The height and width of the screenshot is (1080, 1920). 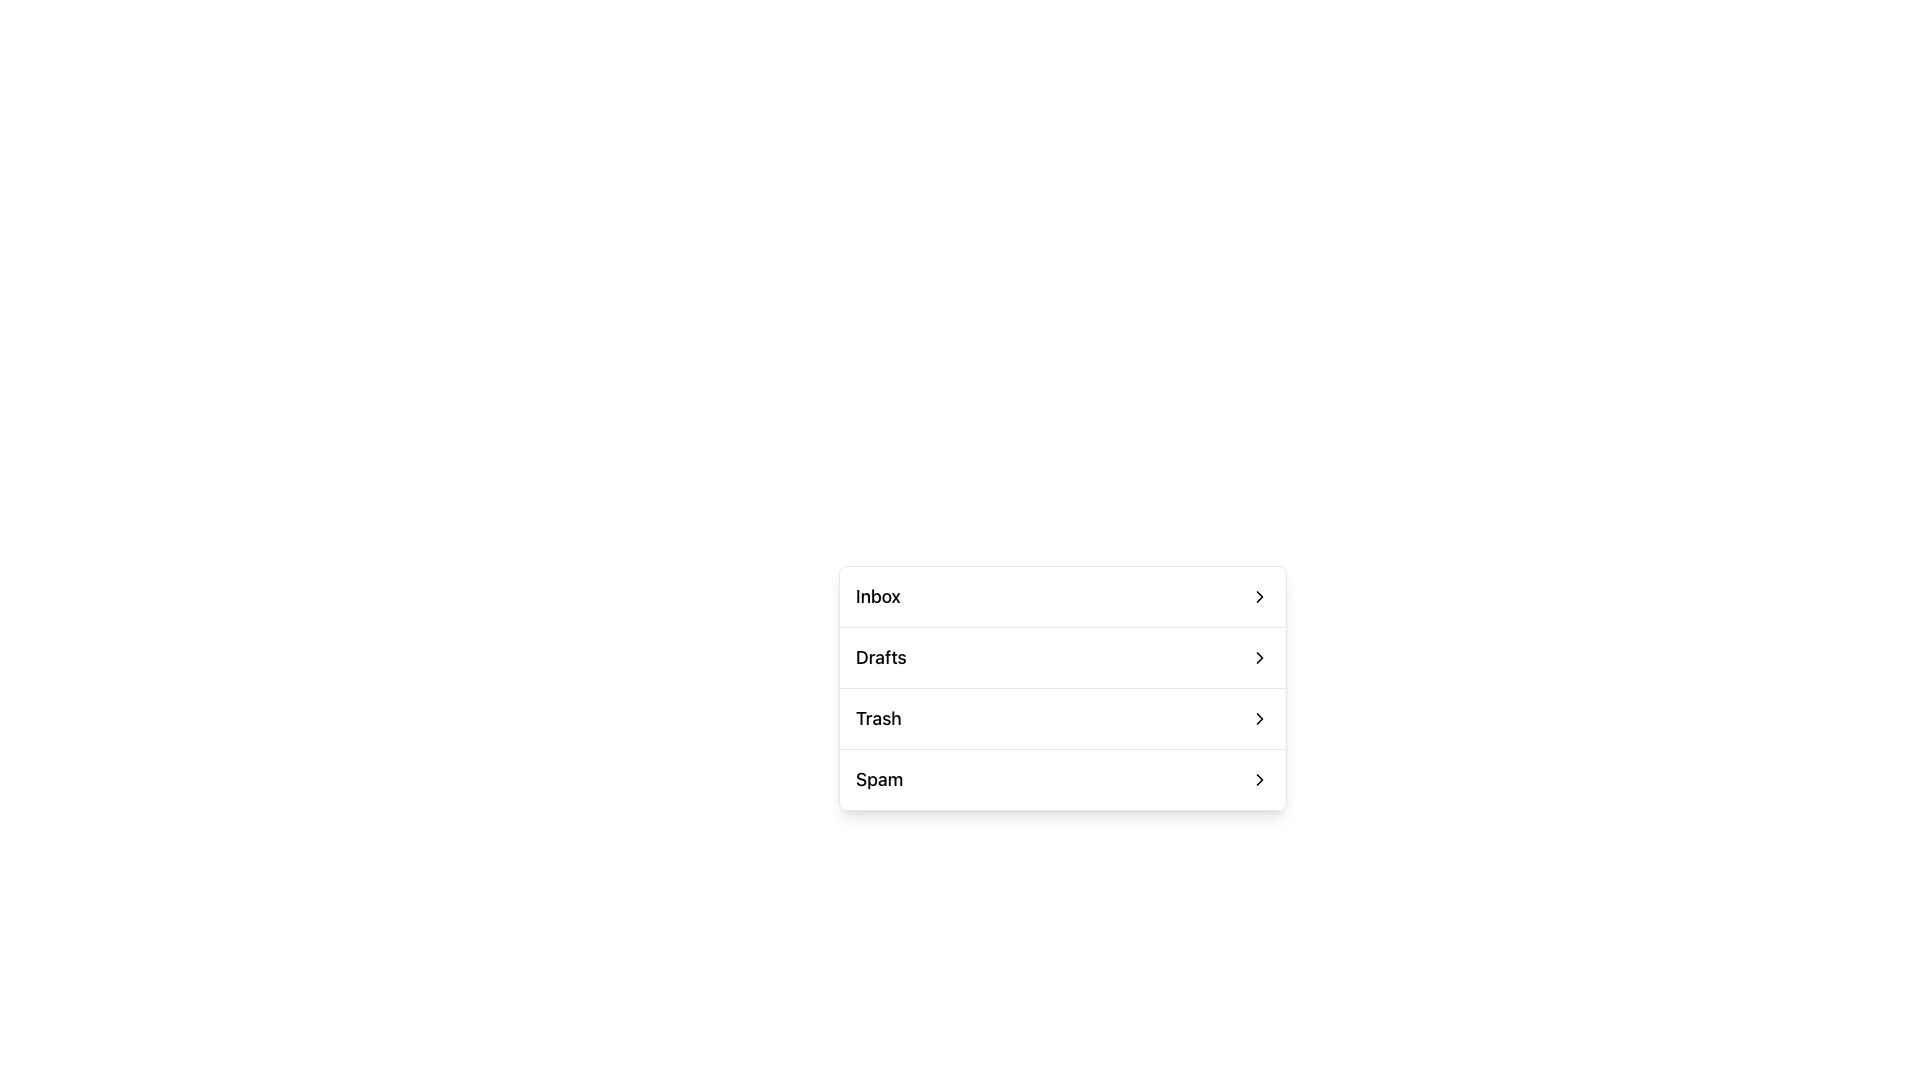 I want to click on the rightward-pointing chevron-shaped icon within the 'Inbox' menu, so click(x=1258, y=596).